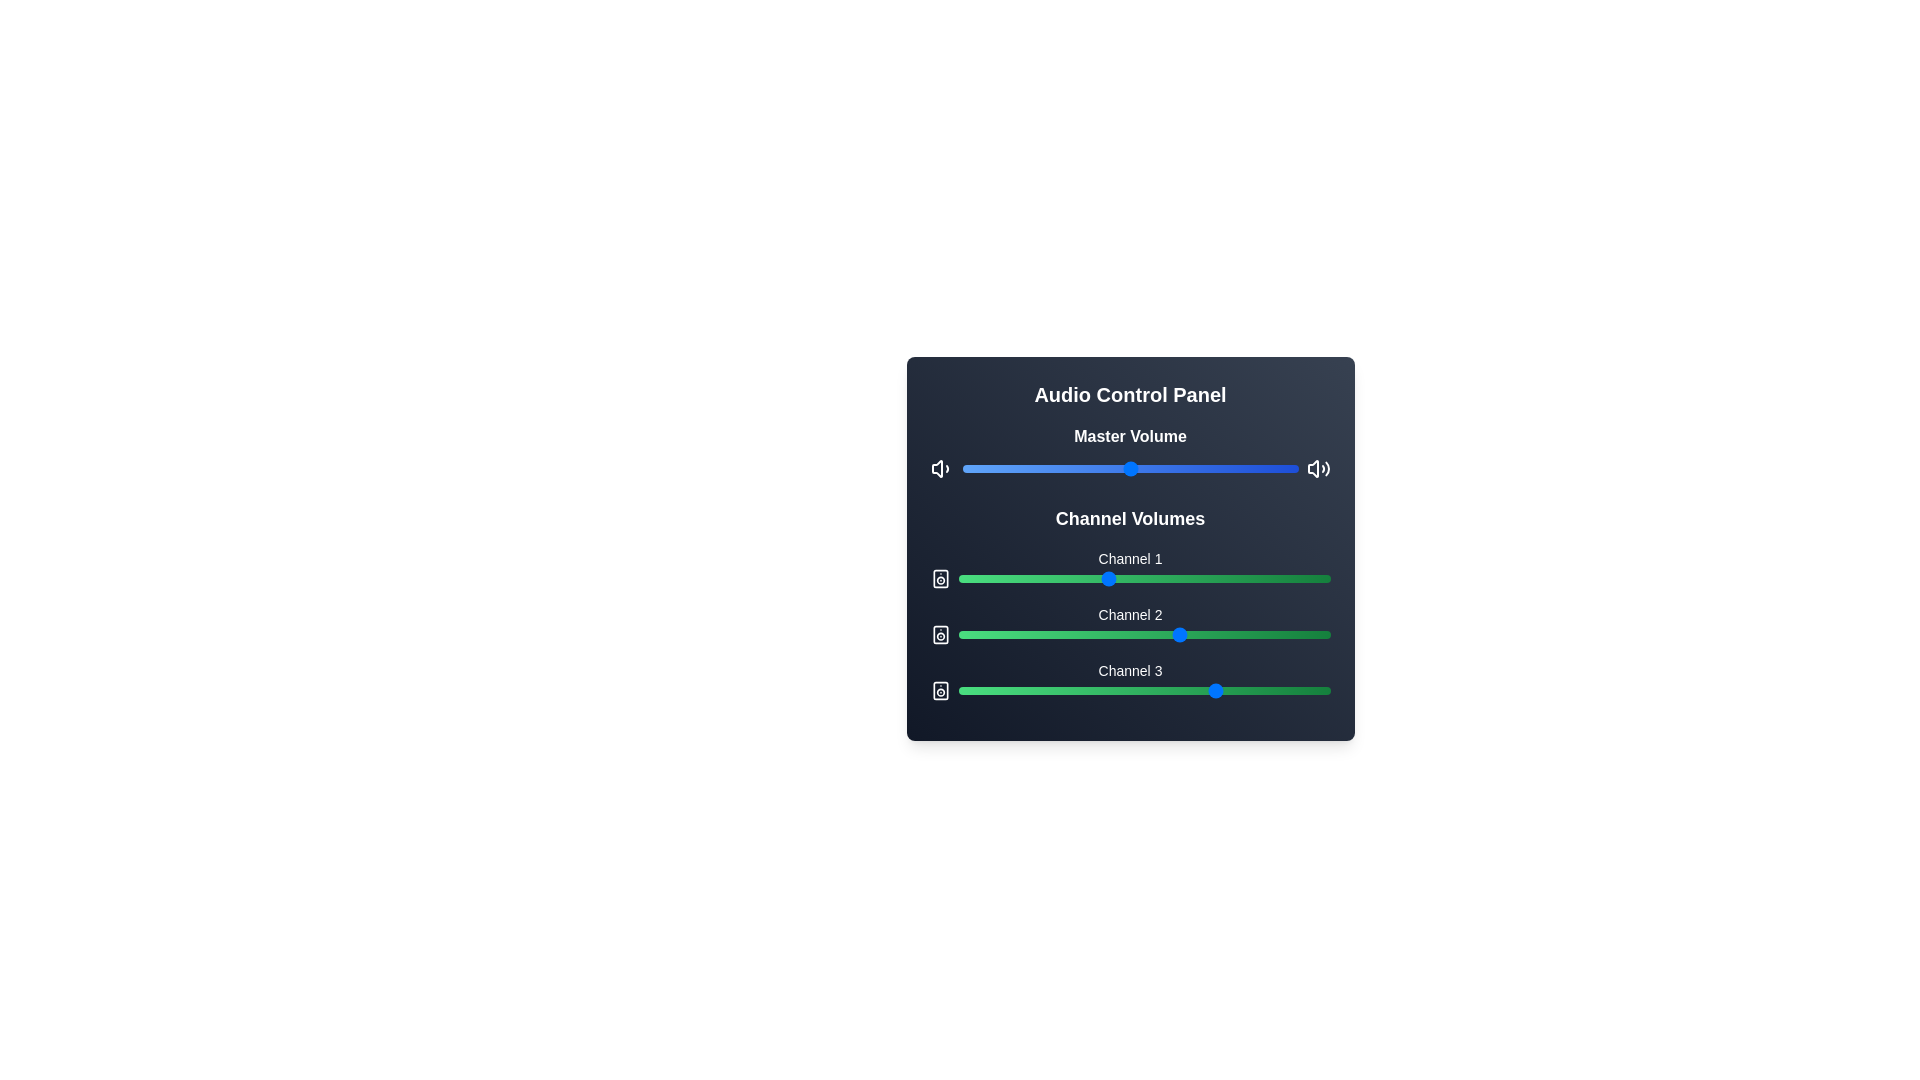 This screenshot has width=1920, height=1080. What do you see at coordinates (1144, 689) in the screenshot?
I see `the horizontal range slider for 'Channel 3' volume control` at bounding box center [1144, 689].